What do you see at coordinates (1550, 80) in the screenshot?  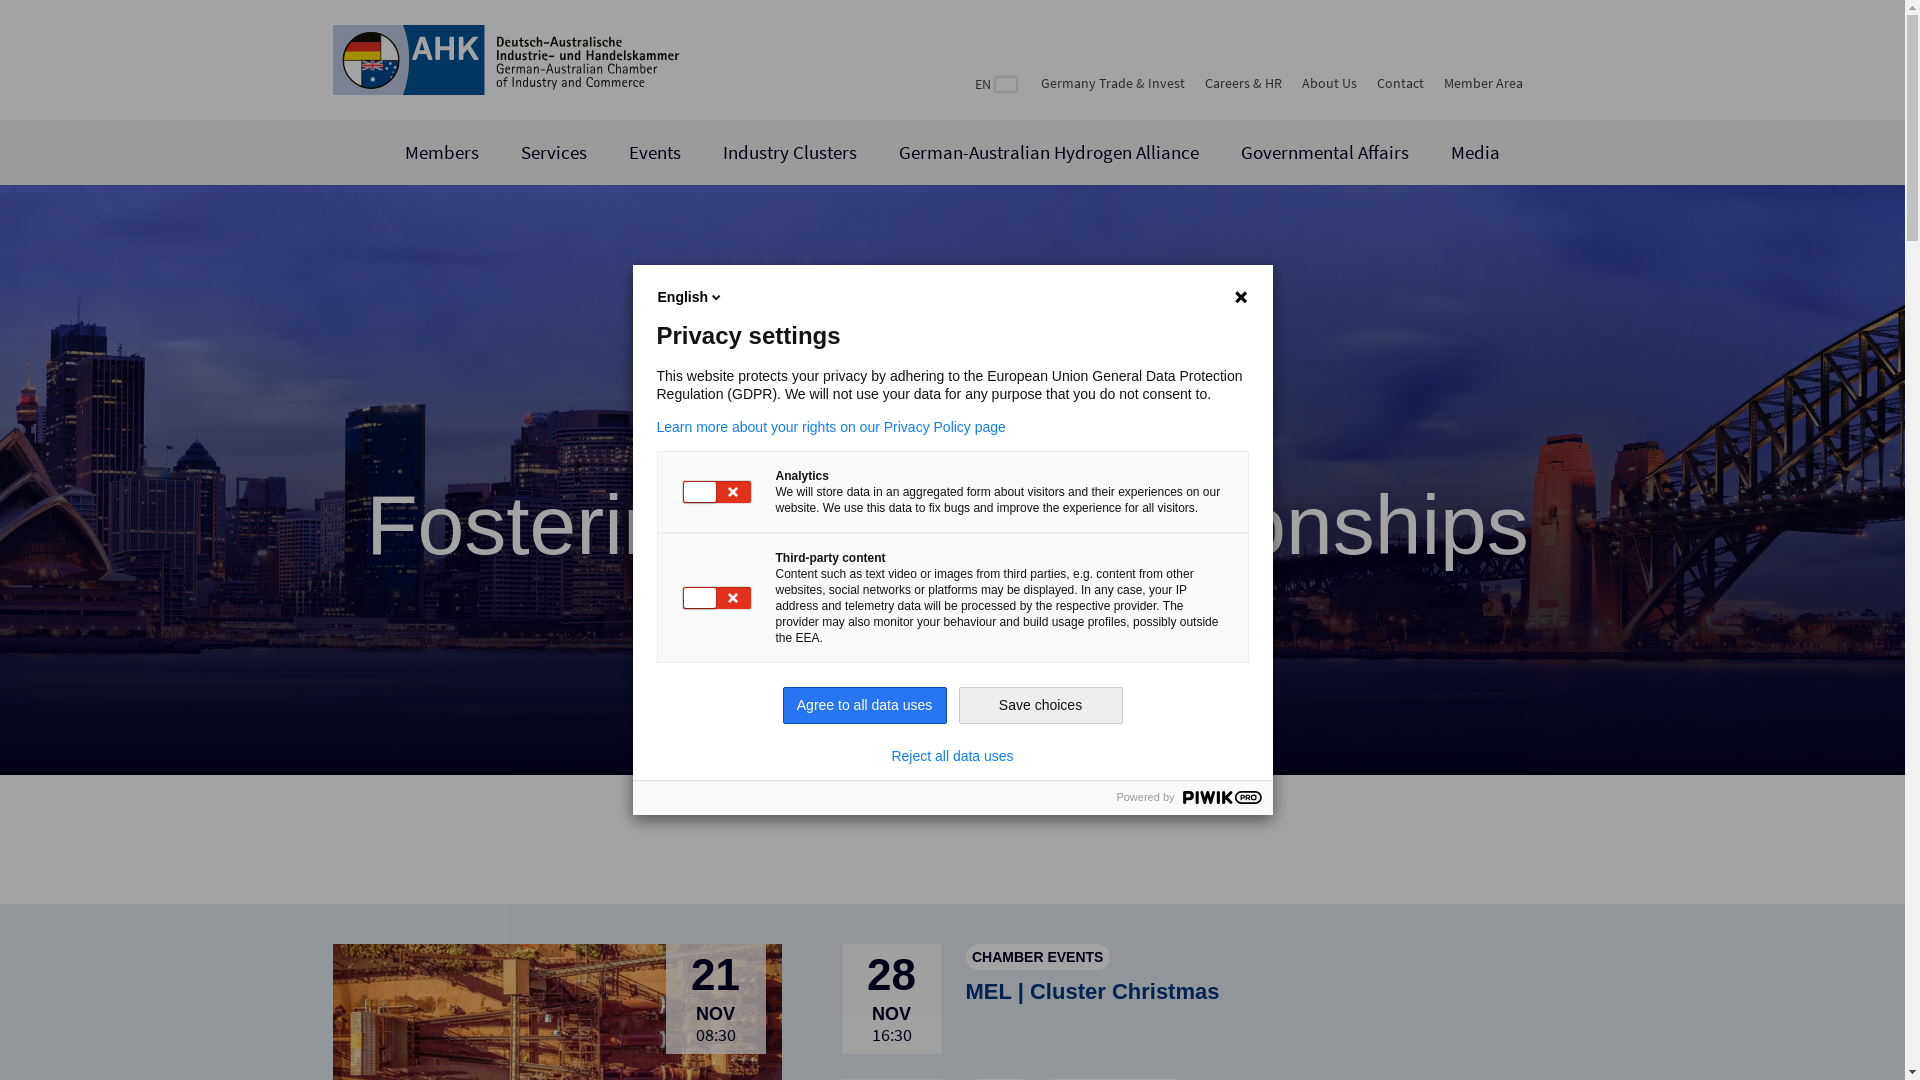 I see `'suchen'` at bounding box center [1550, 80].